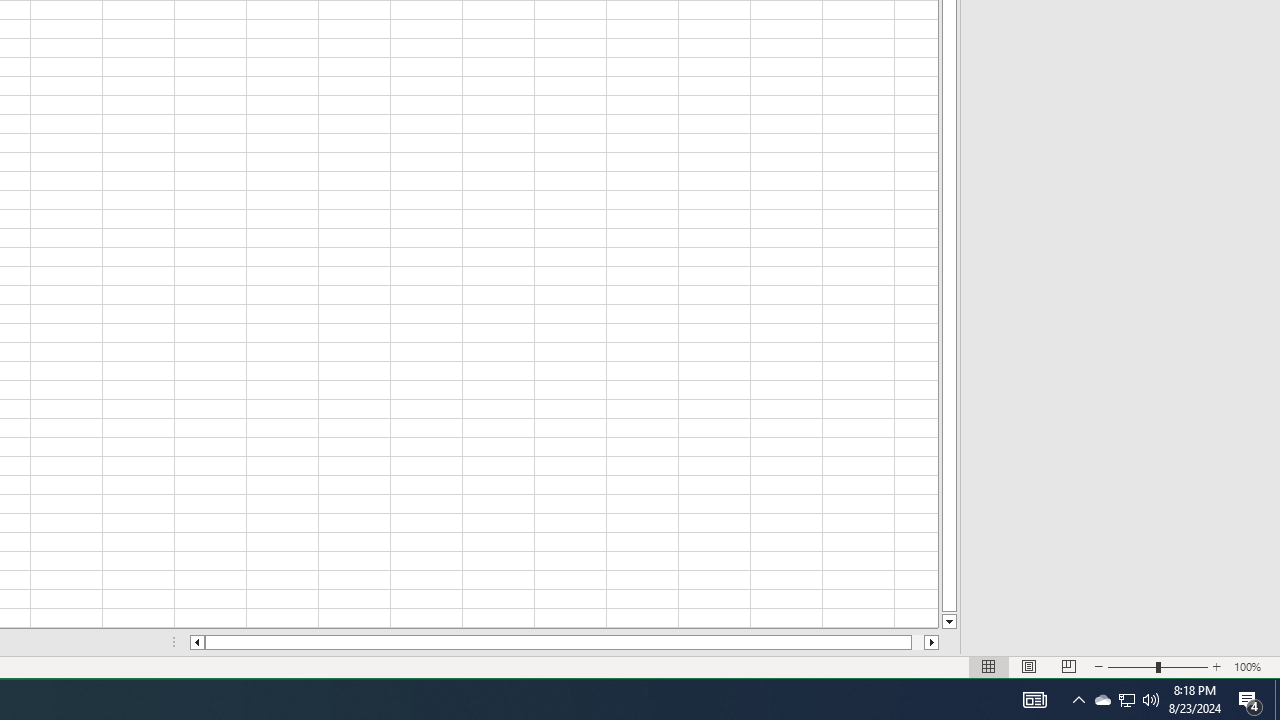 The width and height of the screenshot is (1280, 720). I want to click on 'Notification Chevron', so click(1127, 698).